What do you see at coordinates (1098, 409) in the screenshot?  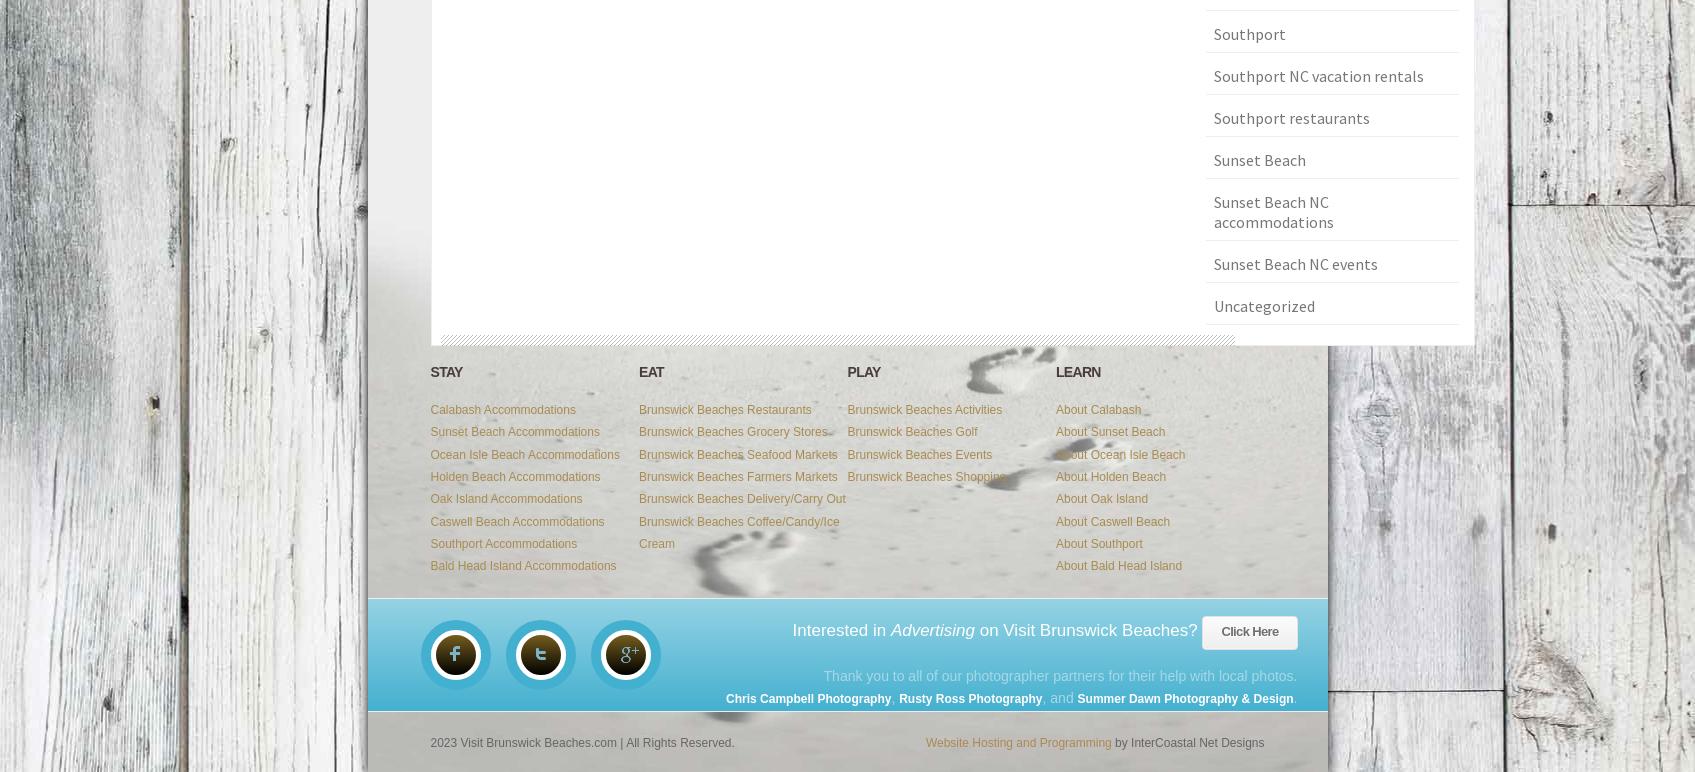 I see `'About Calabash'` at bounding box center [1098, 409].